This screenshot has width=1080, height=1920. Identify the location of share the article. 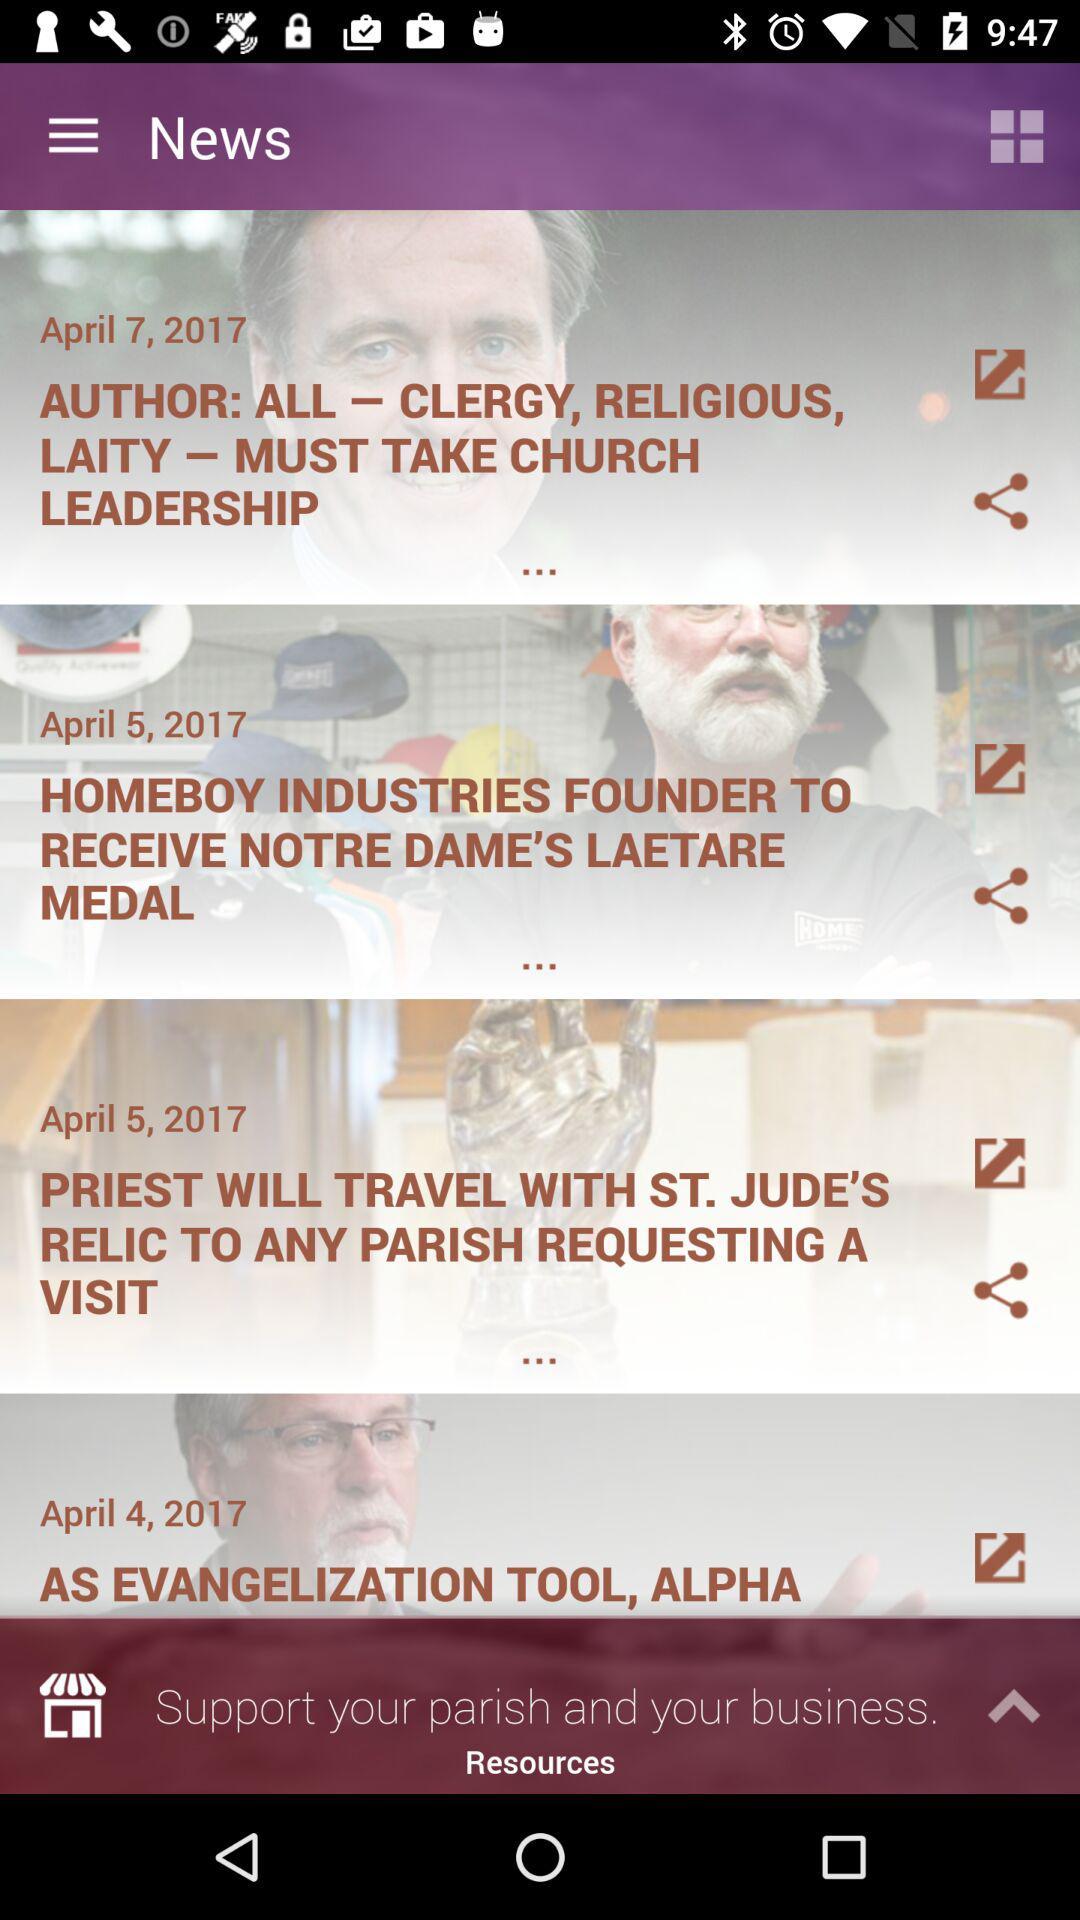
(976, 476).